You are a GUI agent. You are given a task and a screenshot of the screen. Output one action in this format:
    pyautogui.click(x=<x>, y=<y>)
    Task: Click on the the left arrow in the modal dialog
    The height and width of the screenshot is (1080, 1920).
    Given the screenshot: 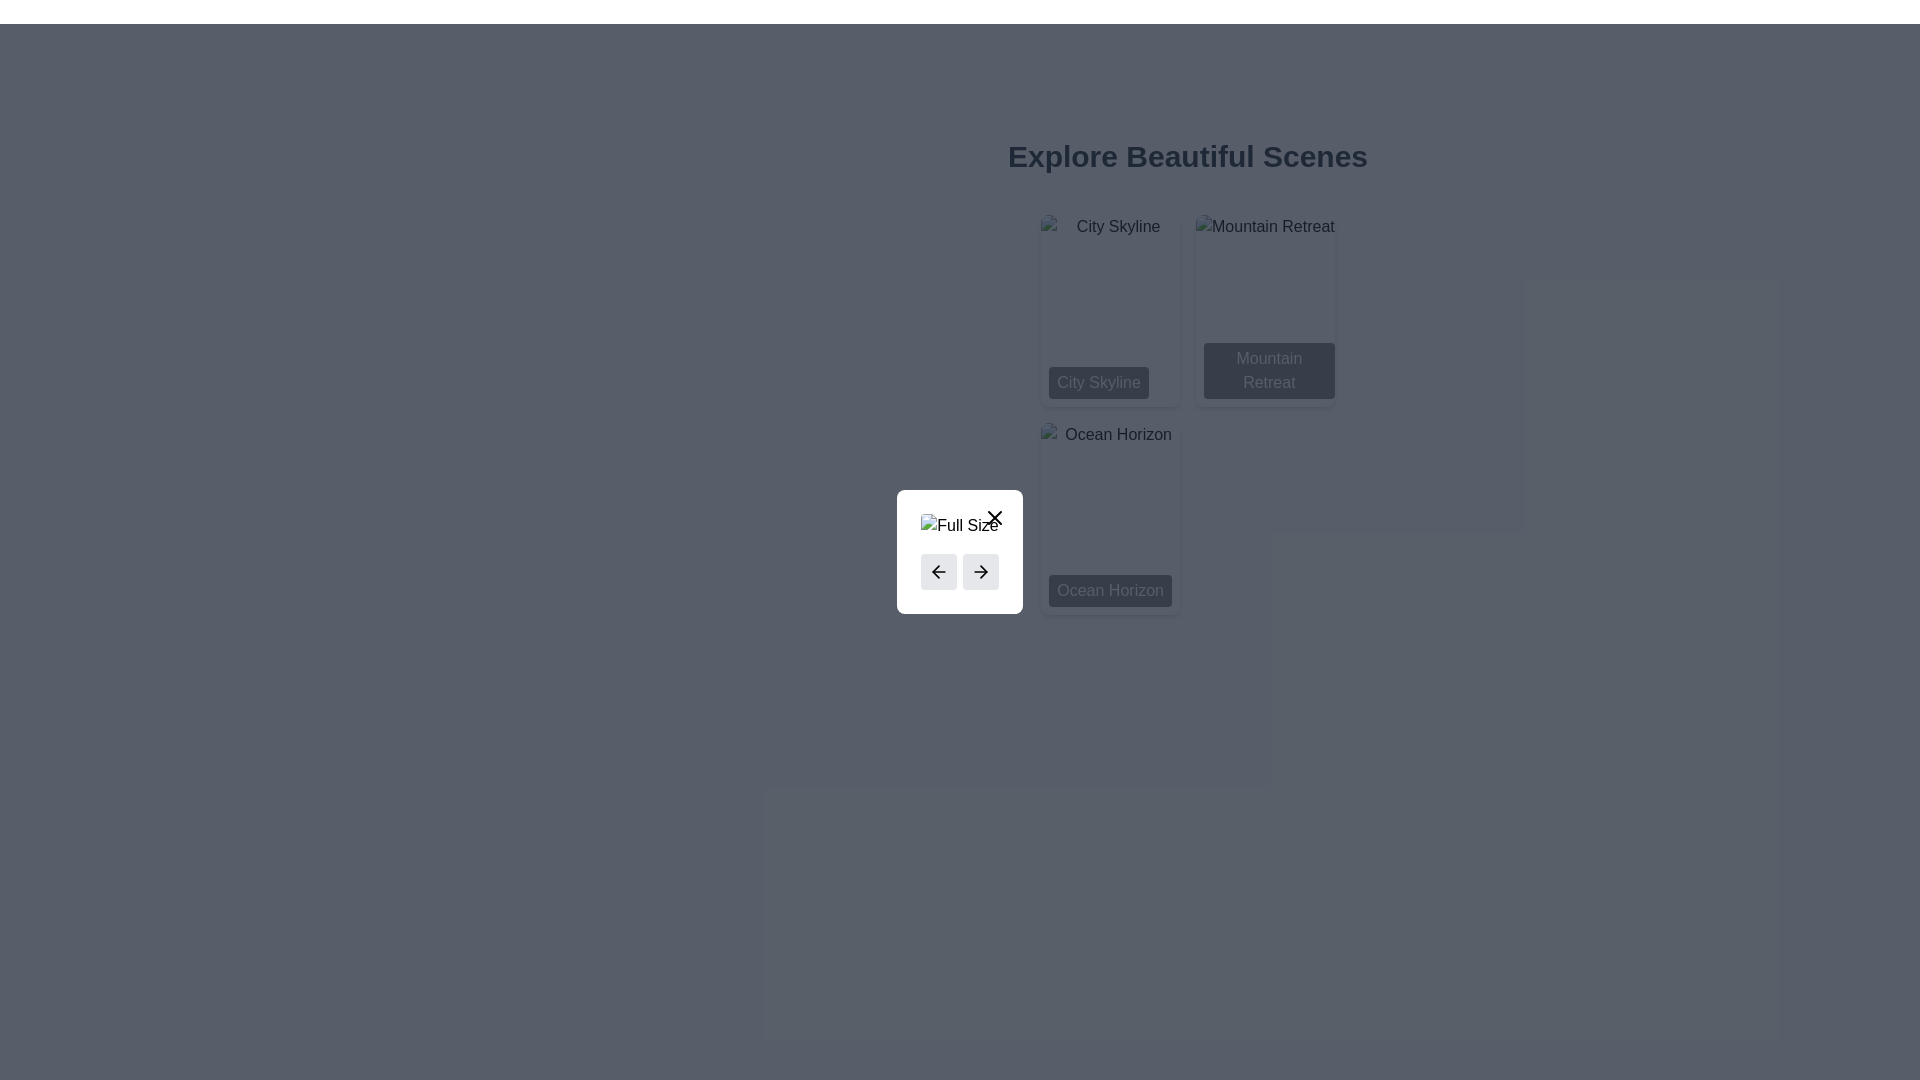 What is the action you would take?
    pyautogui.click(x=960, y=551)
    